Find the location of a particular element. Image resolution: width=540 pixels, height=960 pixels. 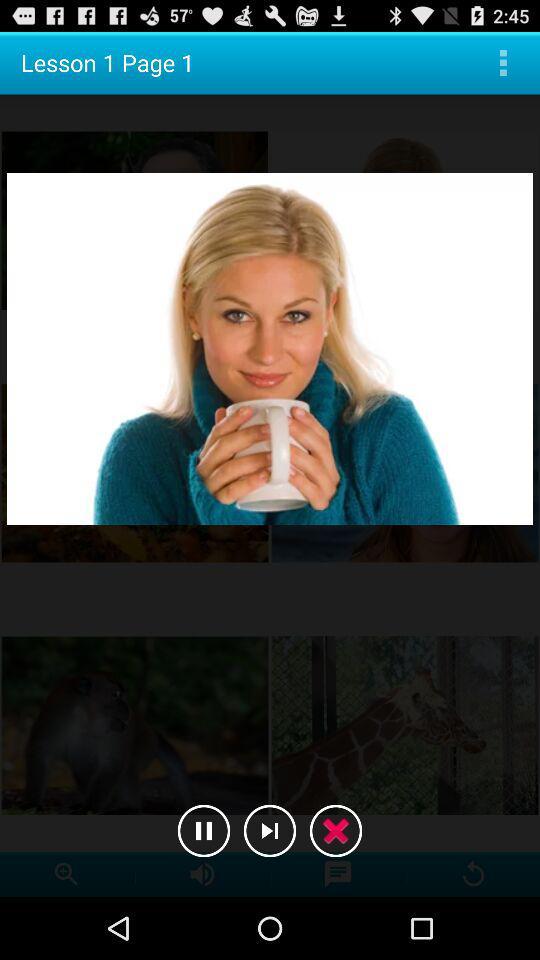

the skip_next icon is located at coordinates (270, 888).